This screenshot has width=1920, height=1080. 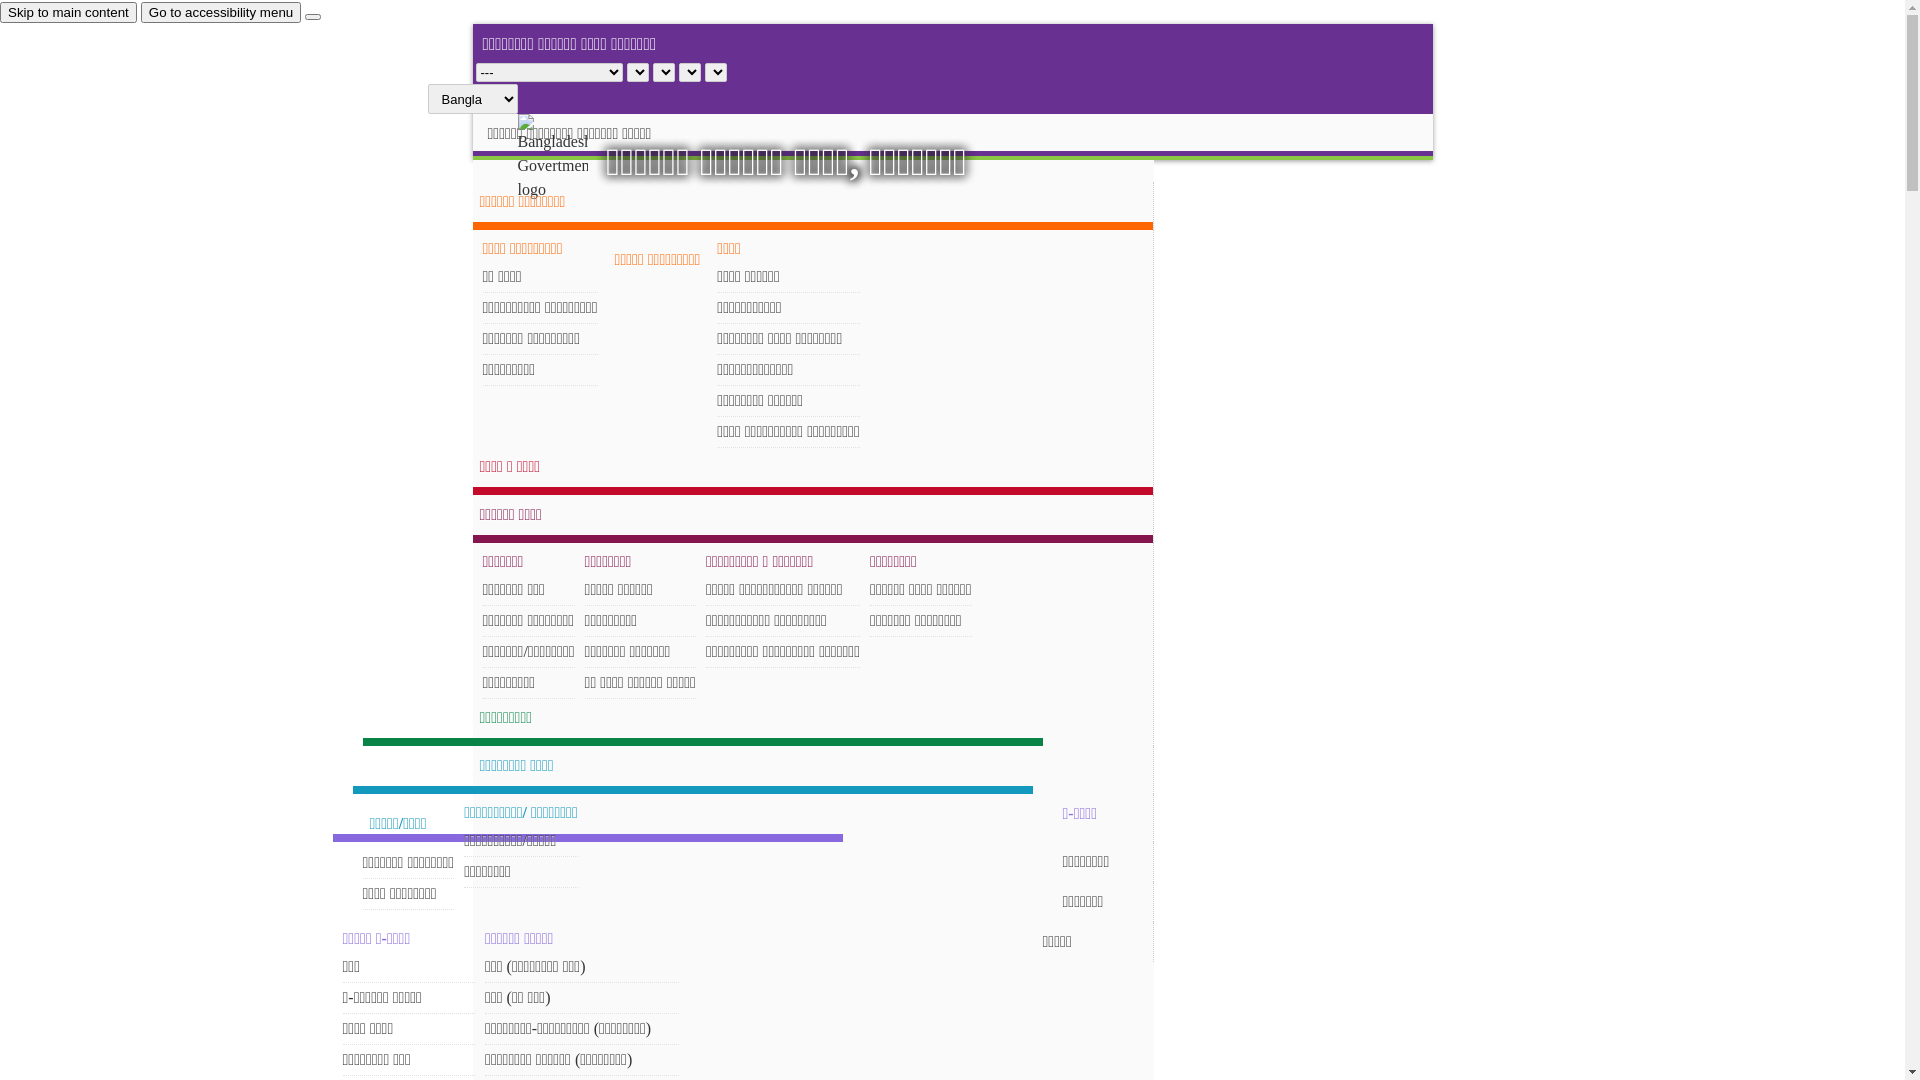 What do you see at coordinates (311, 16) in the screenshot?
I see `'close'` at bounding box center [311, 16].